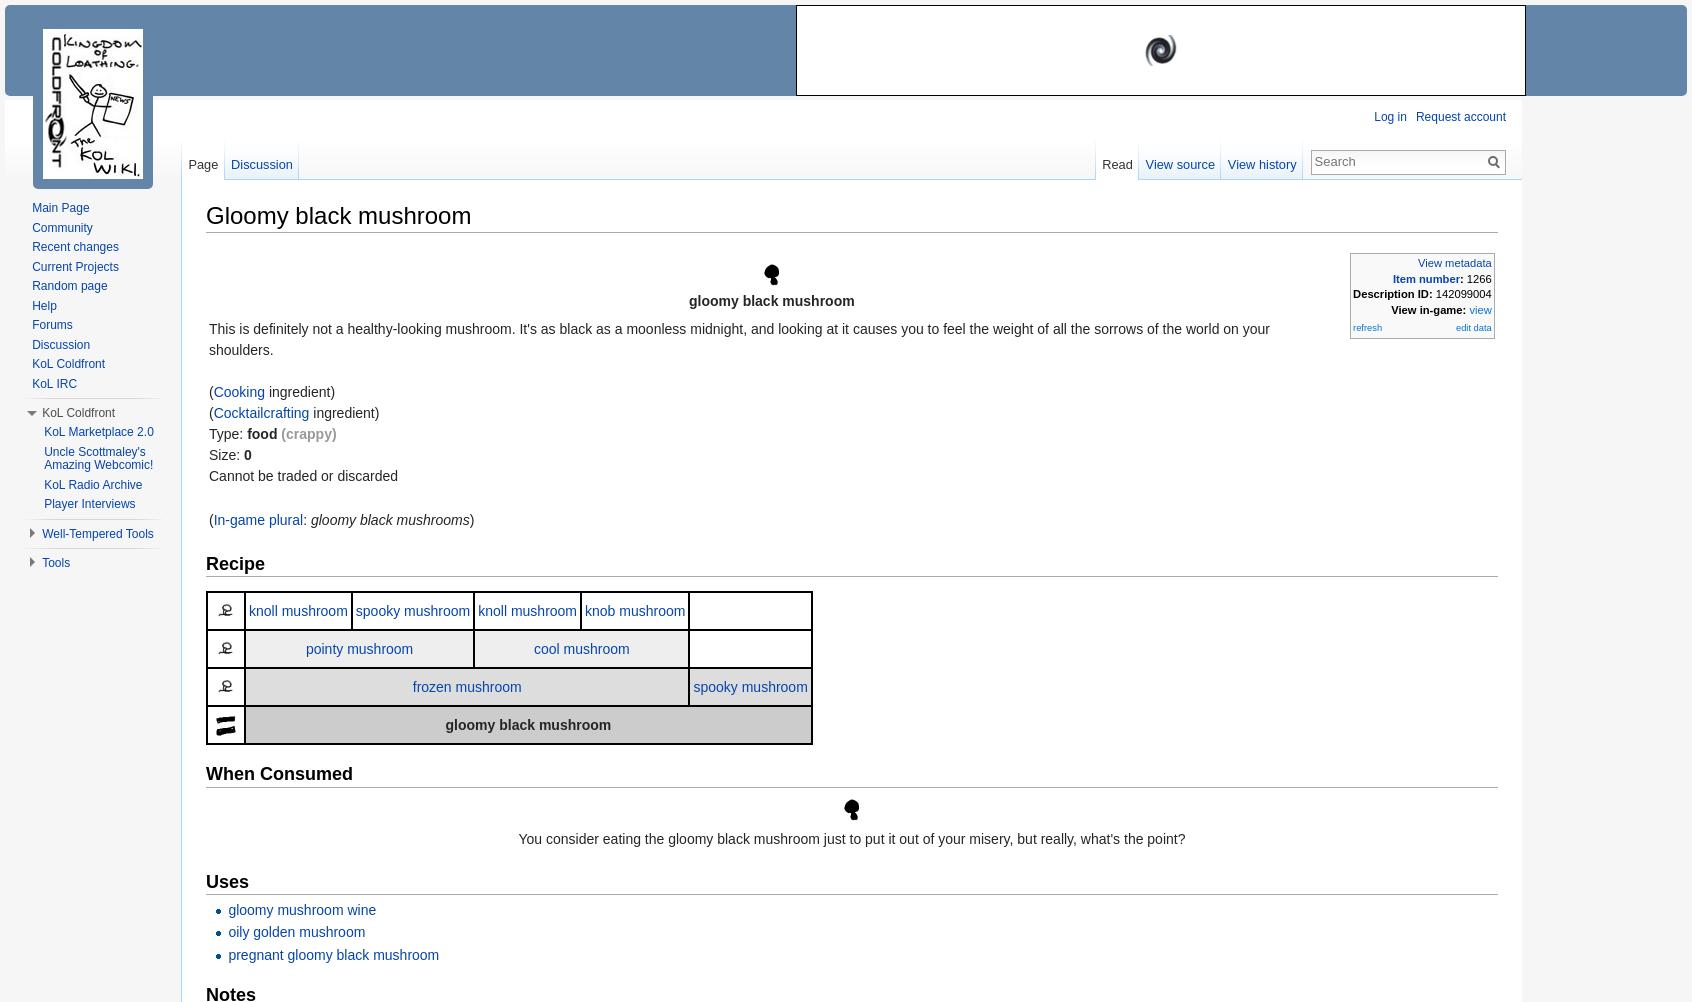 The image size is (1692, 1002). Describe the element at coordinates (1472, 325) in the screenshot. I see `'edit data'` at that location.